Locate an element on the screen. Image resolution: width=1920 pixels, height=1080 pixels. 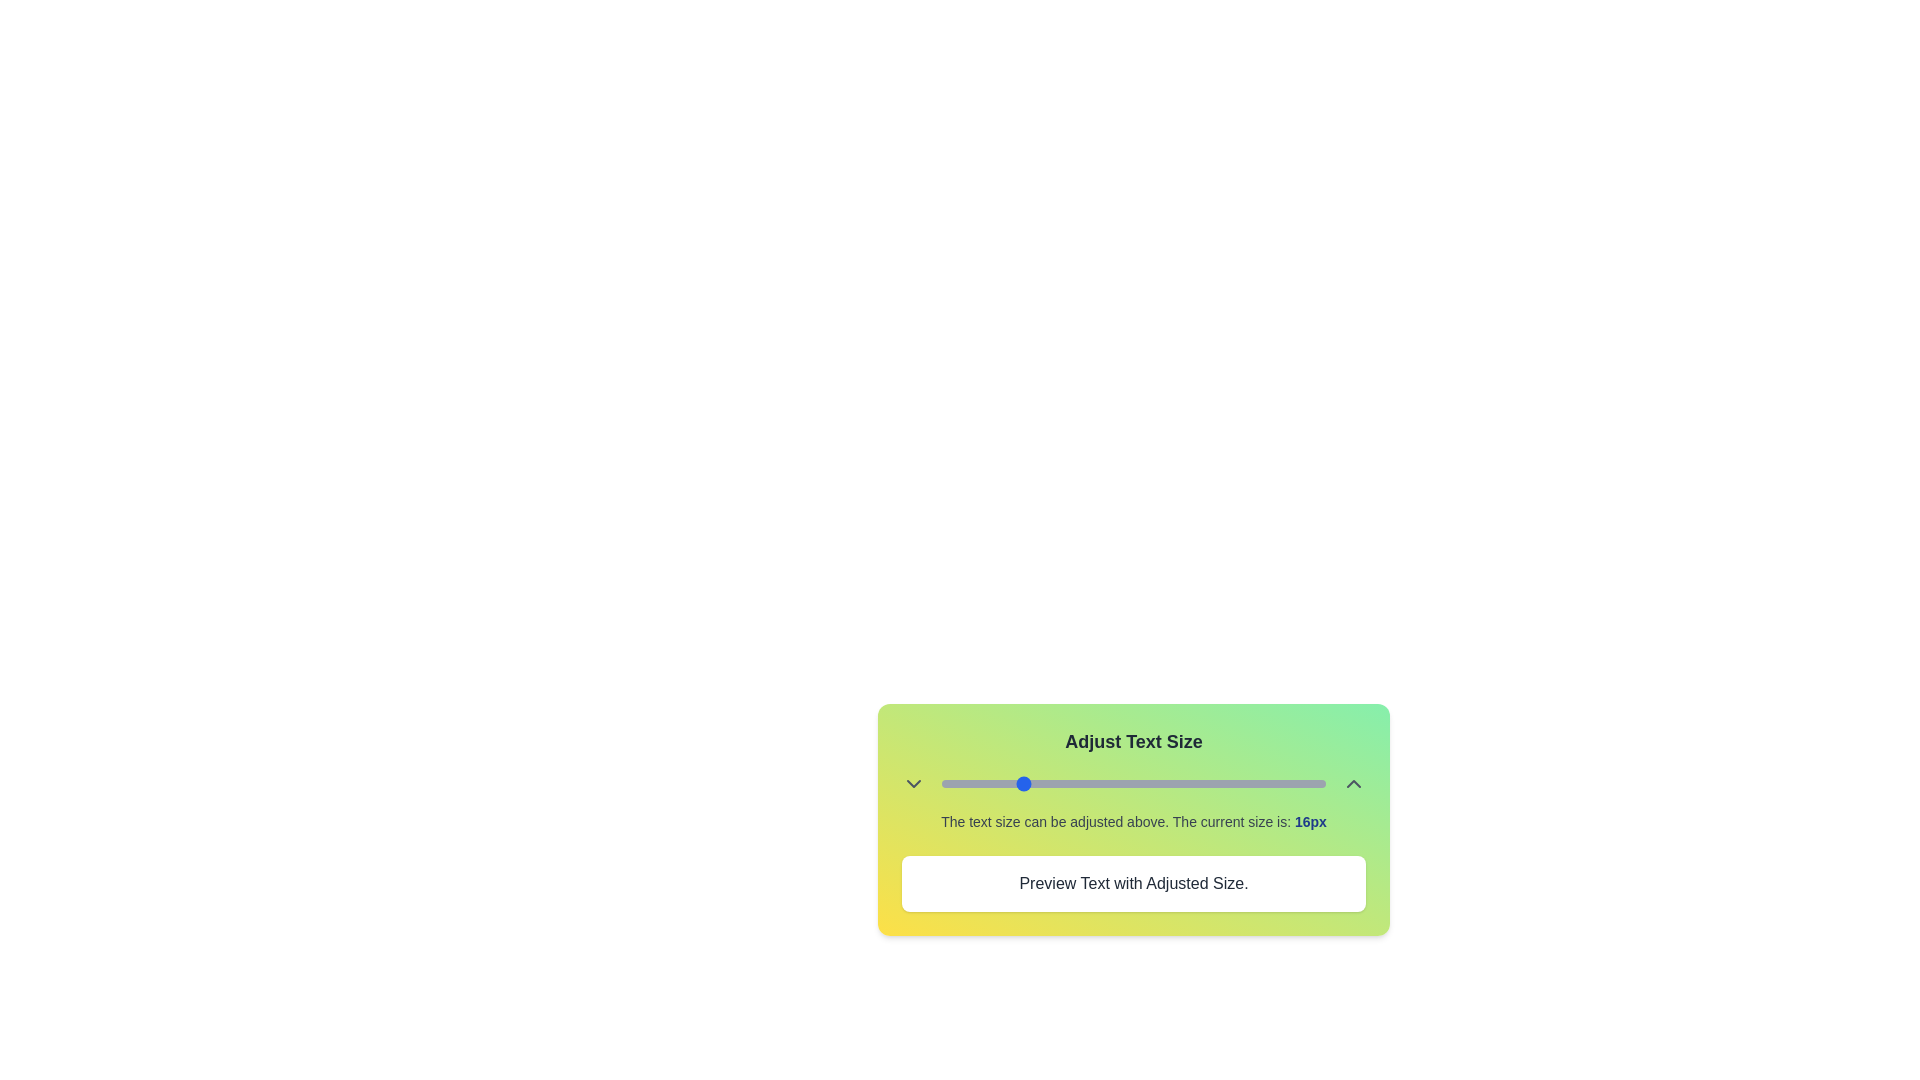
the text size to 37px using the slider is located at coordinates (1219, 782).